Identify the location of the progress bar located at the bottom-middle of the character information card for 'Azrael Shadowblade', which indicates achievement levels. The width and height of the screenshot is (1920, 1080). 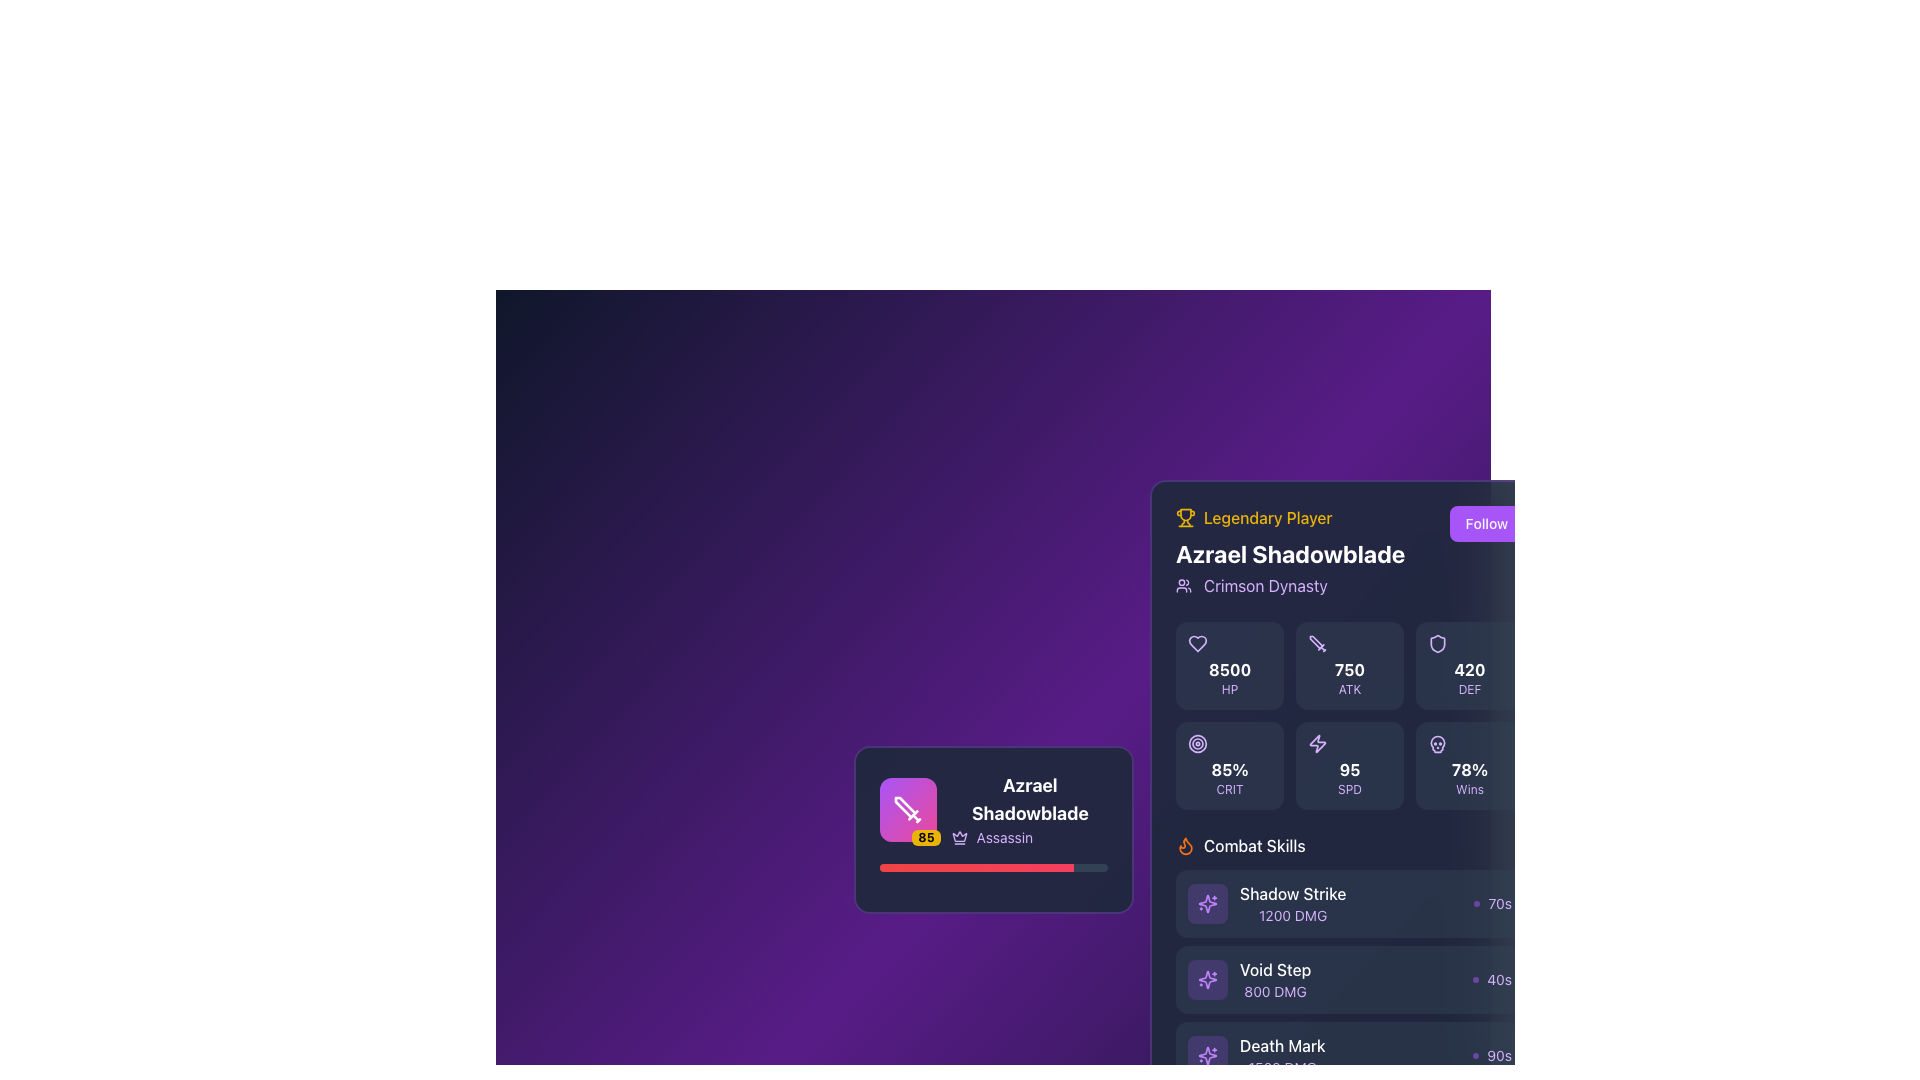
(993, 866).